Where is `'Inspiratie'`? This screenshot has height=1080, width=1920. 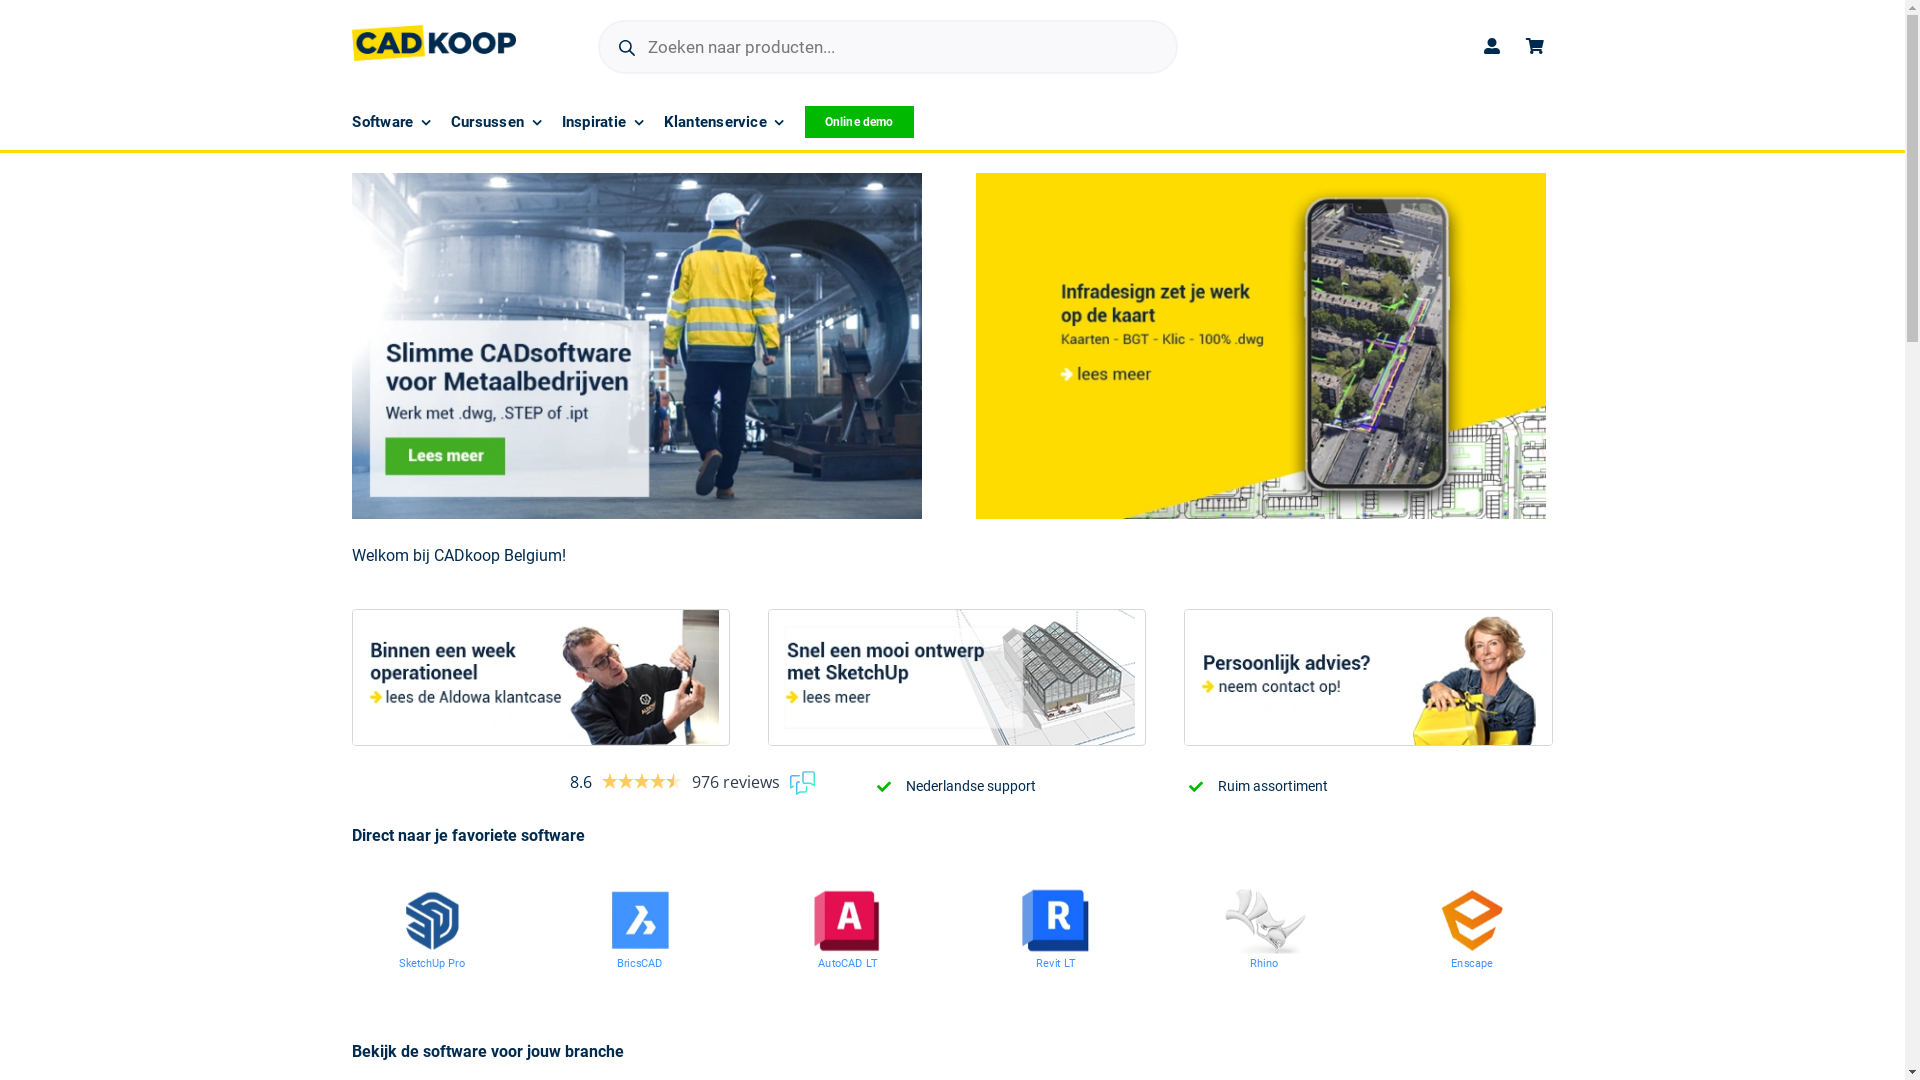 'Inspiratie' is located at coordinates (602, 122).